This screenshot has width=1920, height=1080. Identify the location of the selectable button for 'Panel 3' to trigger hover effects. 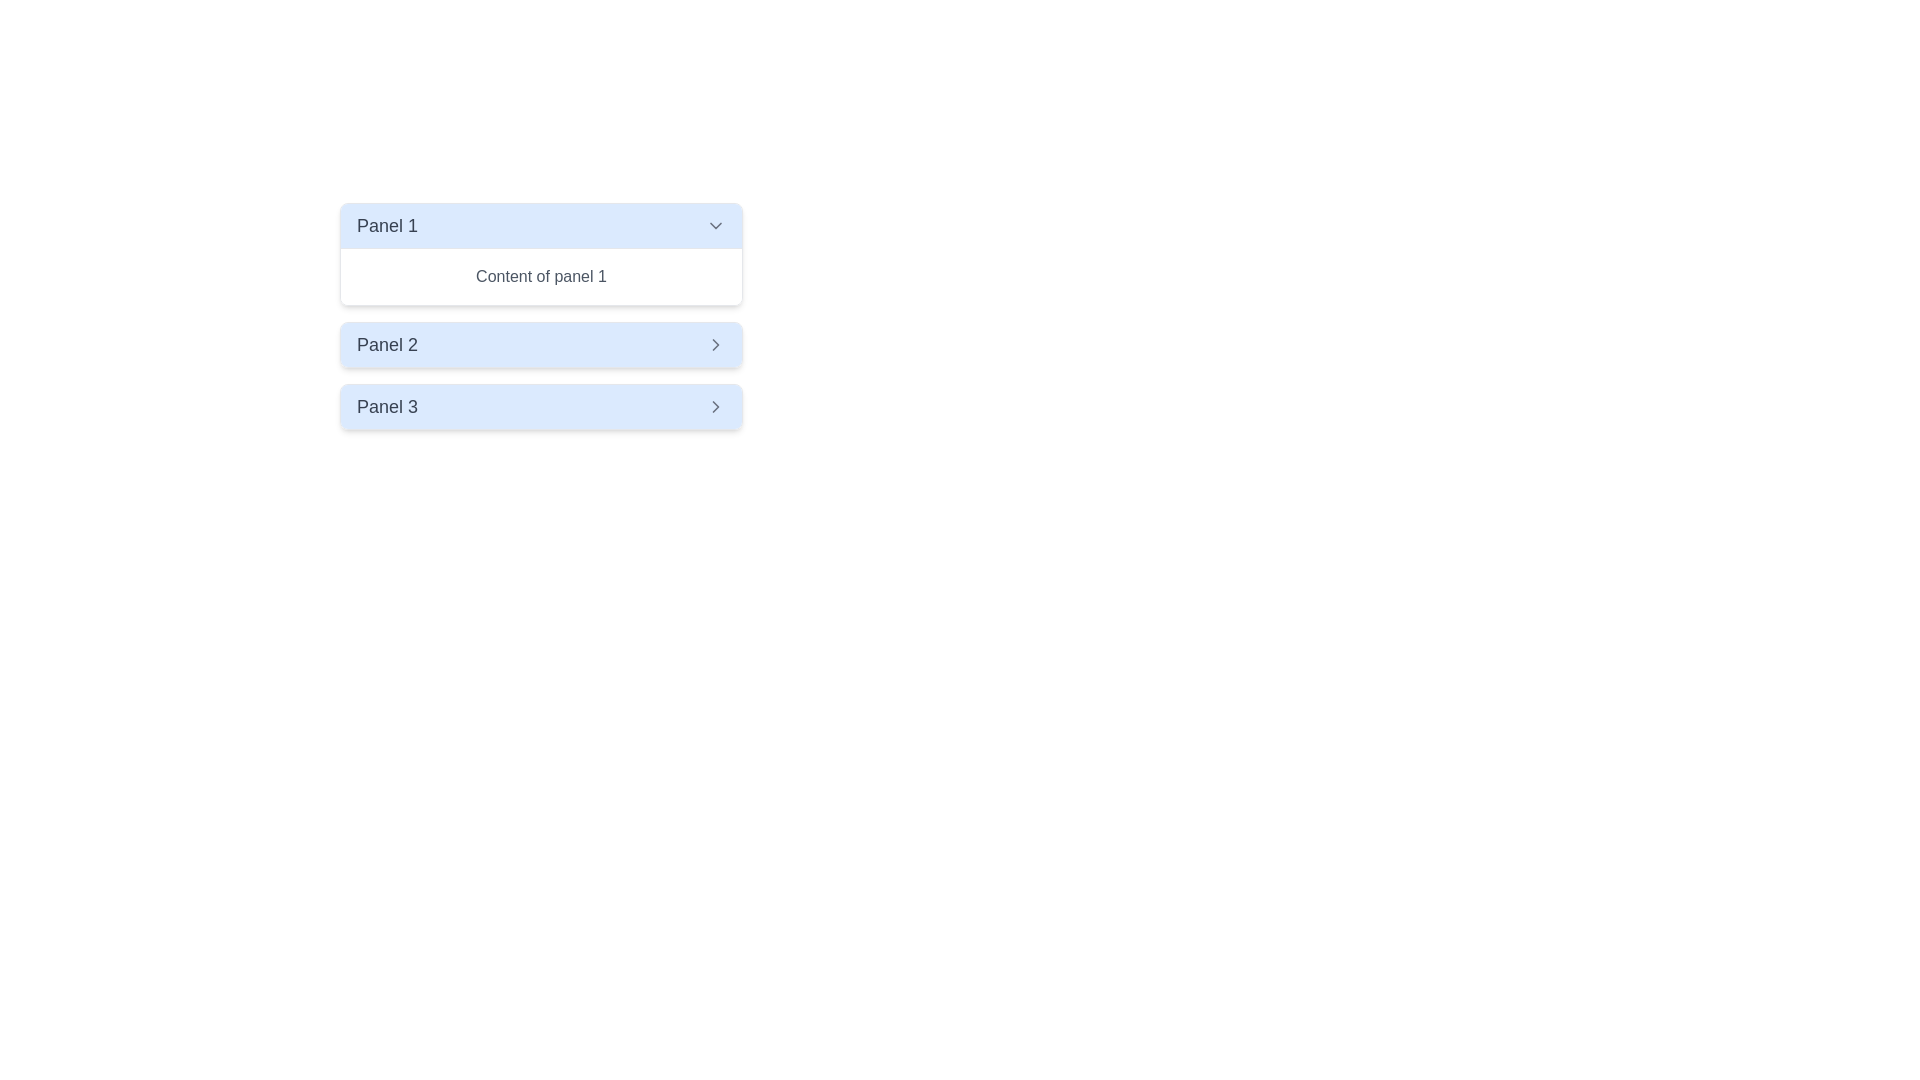
(541, 406).